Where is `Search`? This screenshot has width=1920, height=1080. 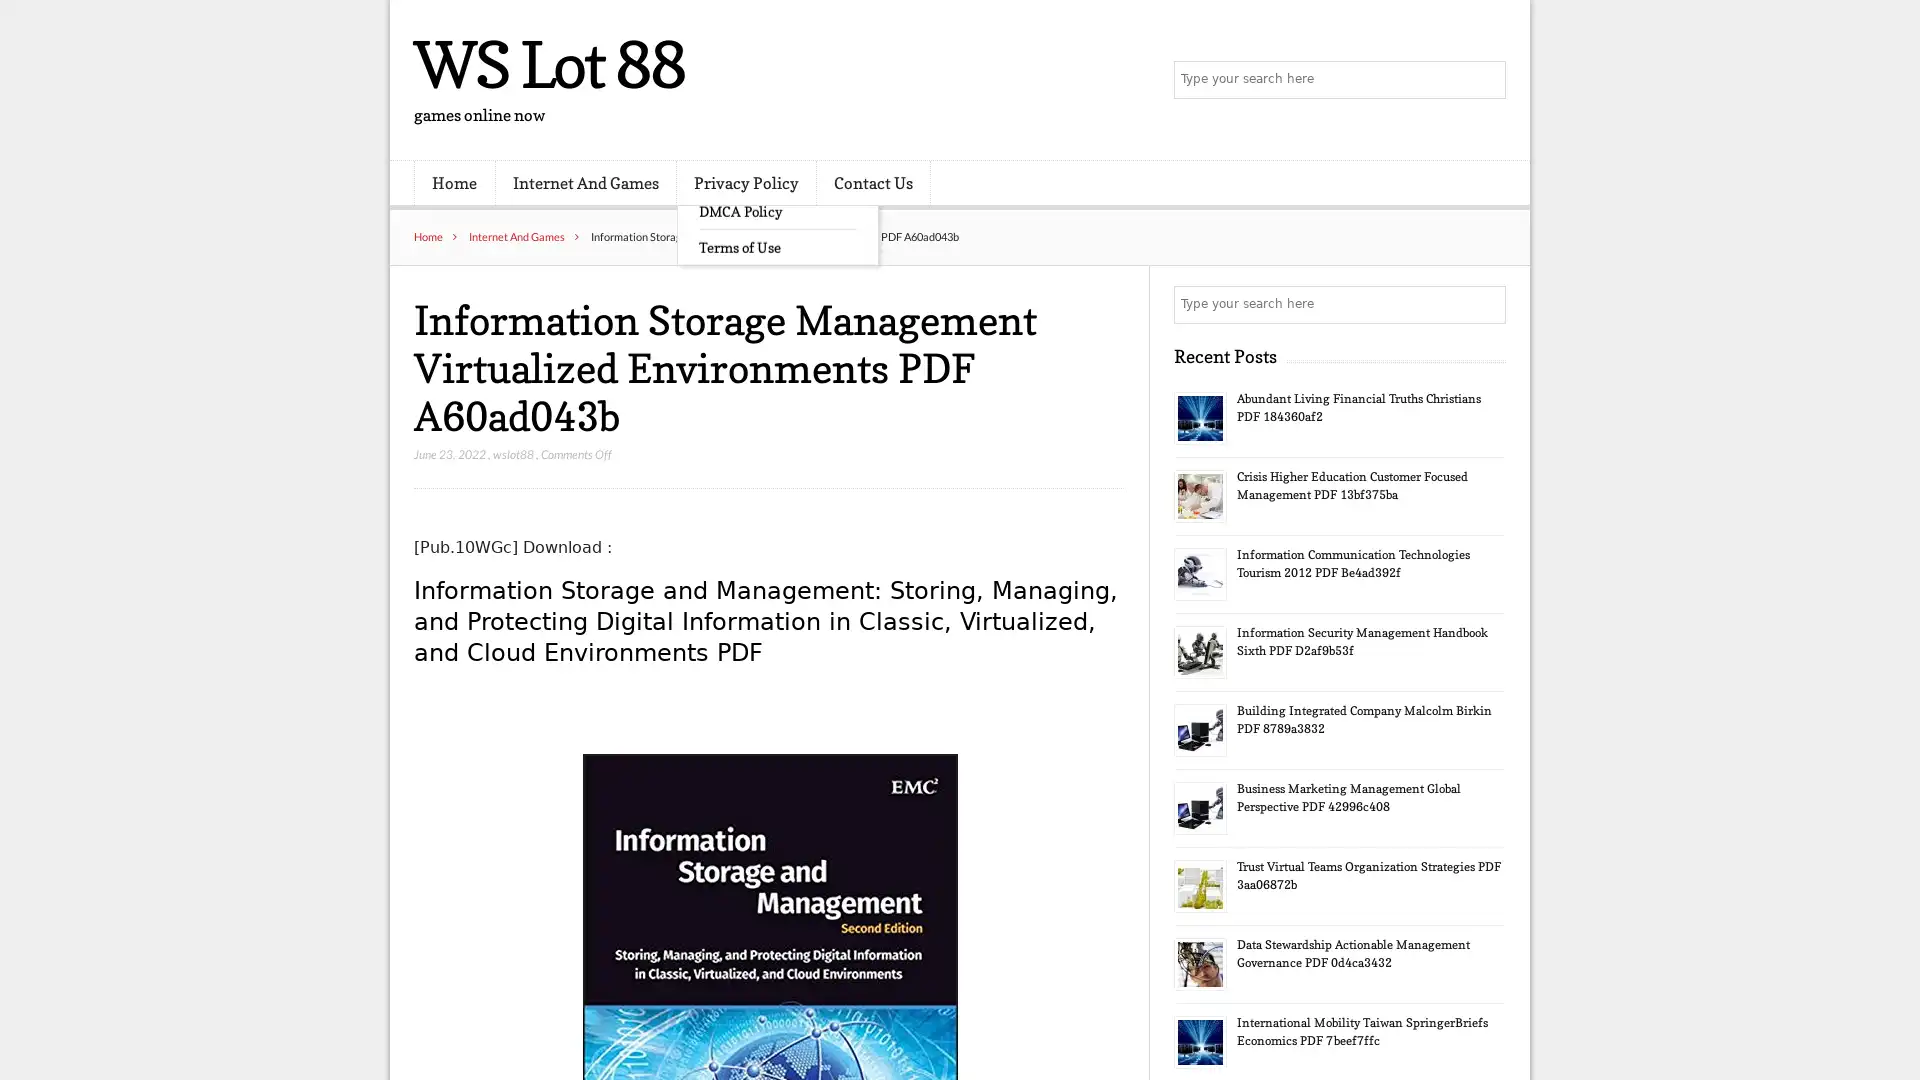 Search is located at coordinates (1485, 80).